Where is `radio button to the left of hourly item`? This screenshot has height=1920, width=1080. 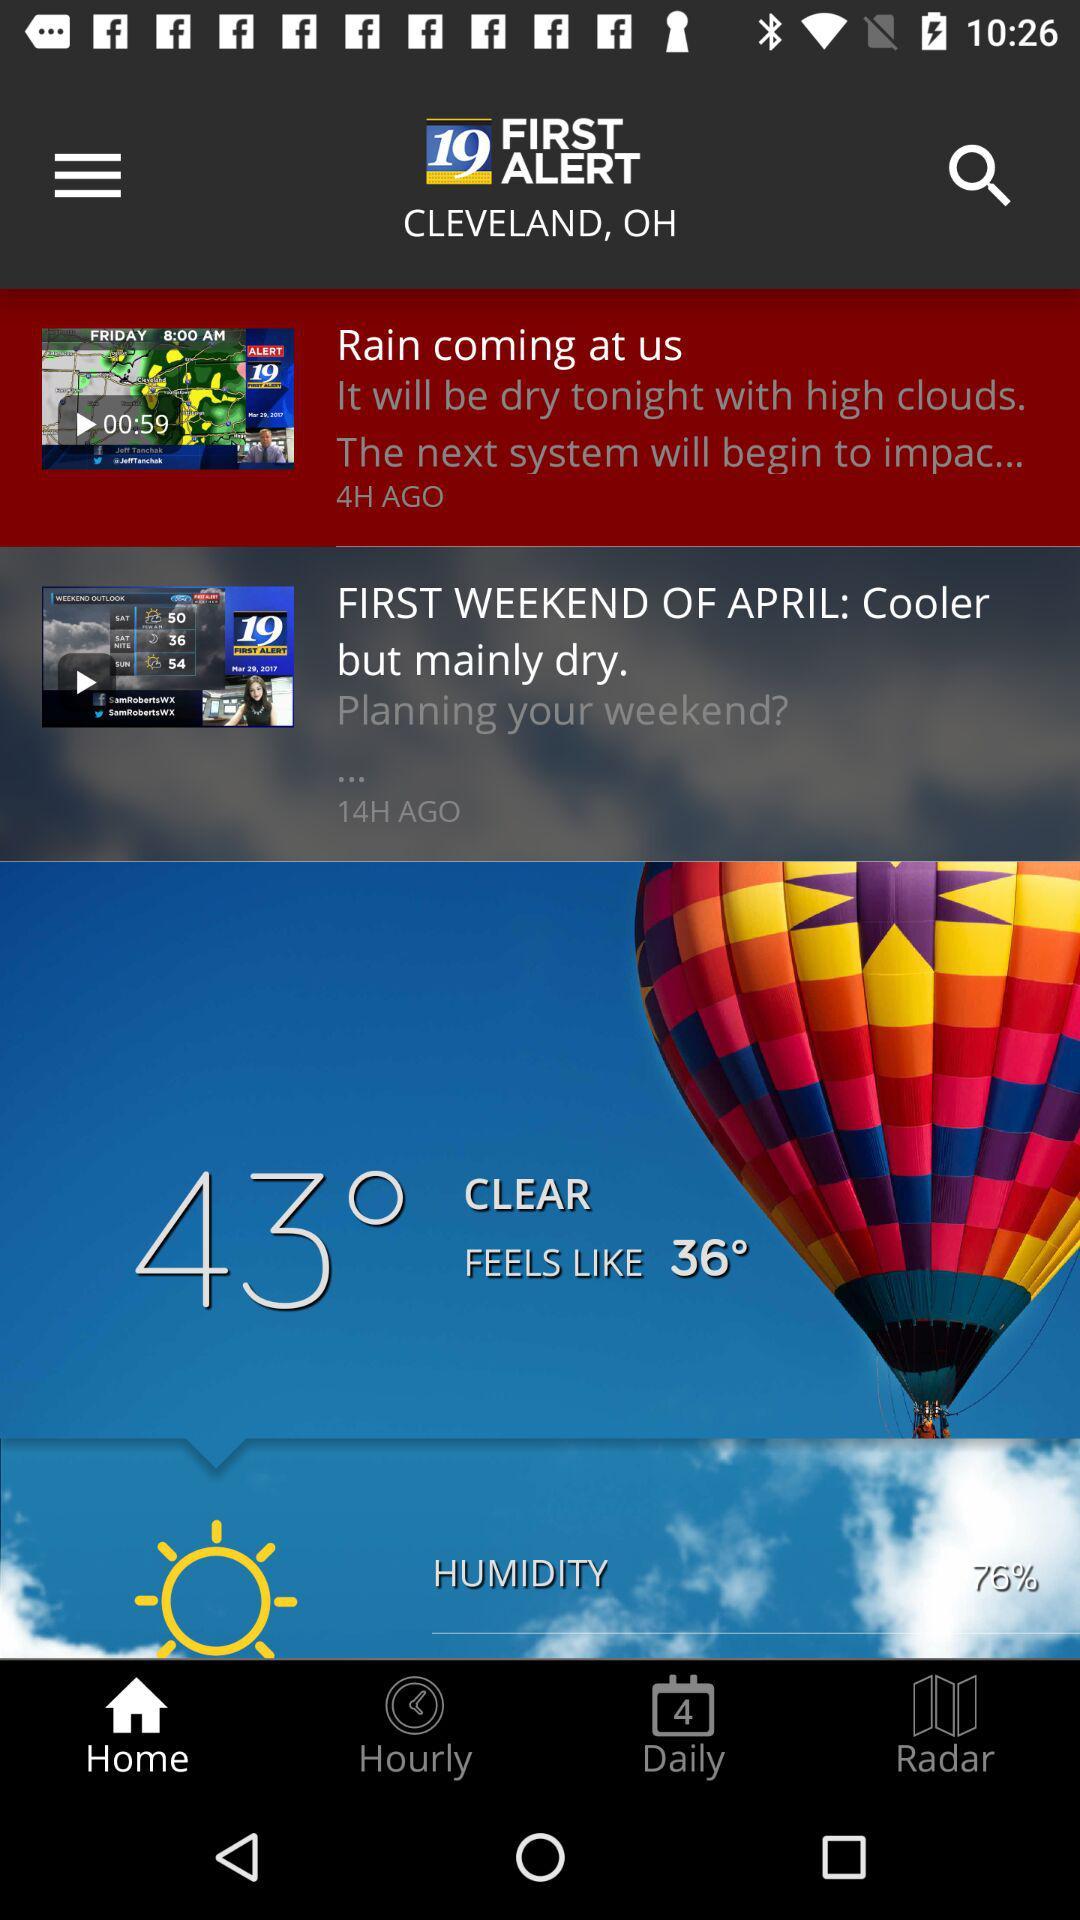 radio button to the left of hourly item is located at coordinates (135, 1726).